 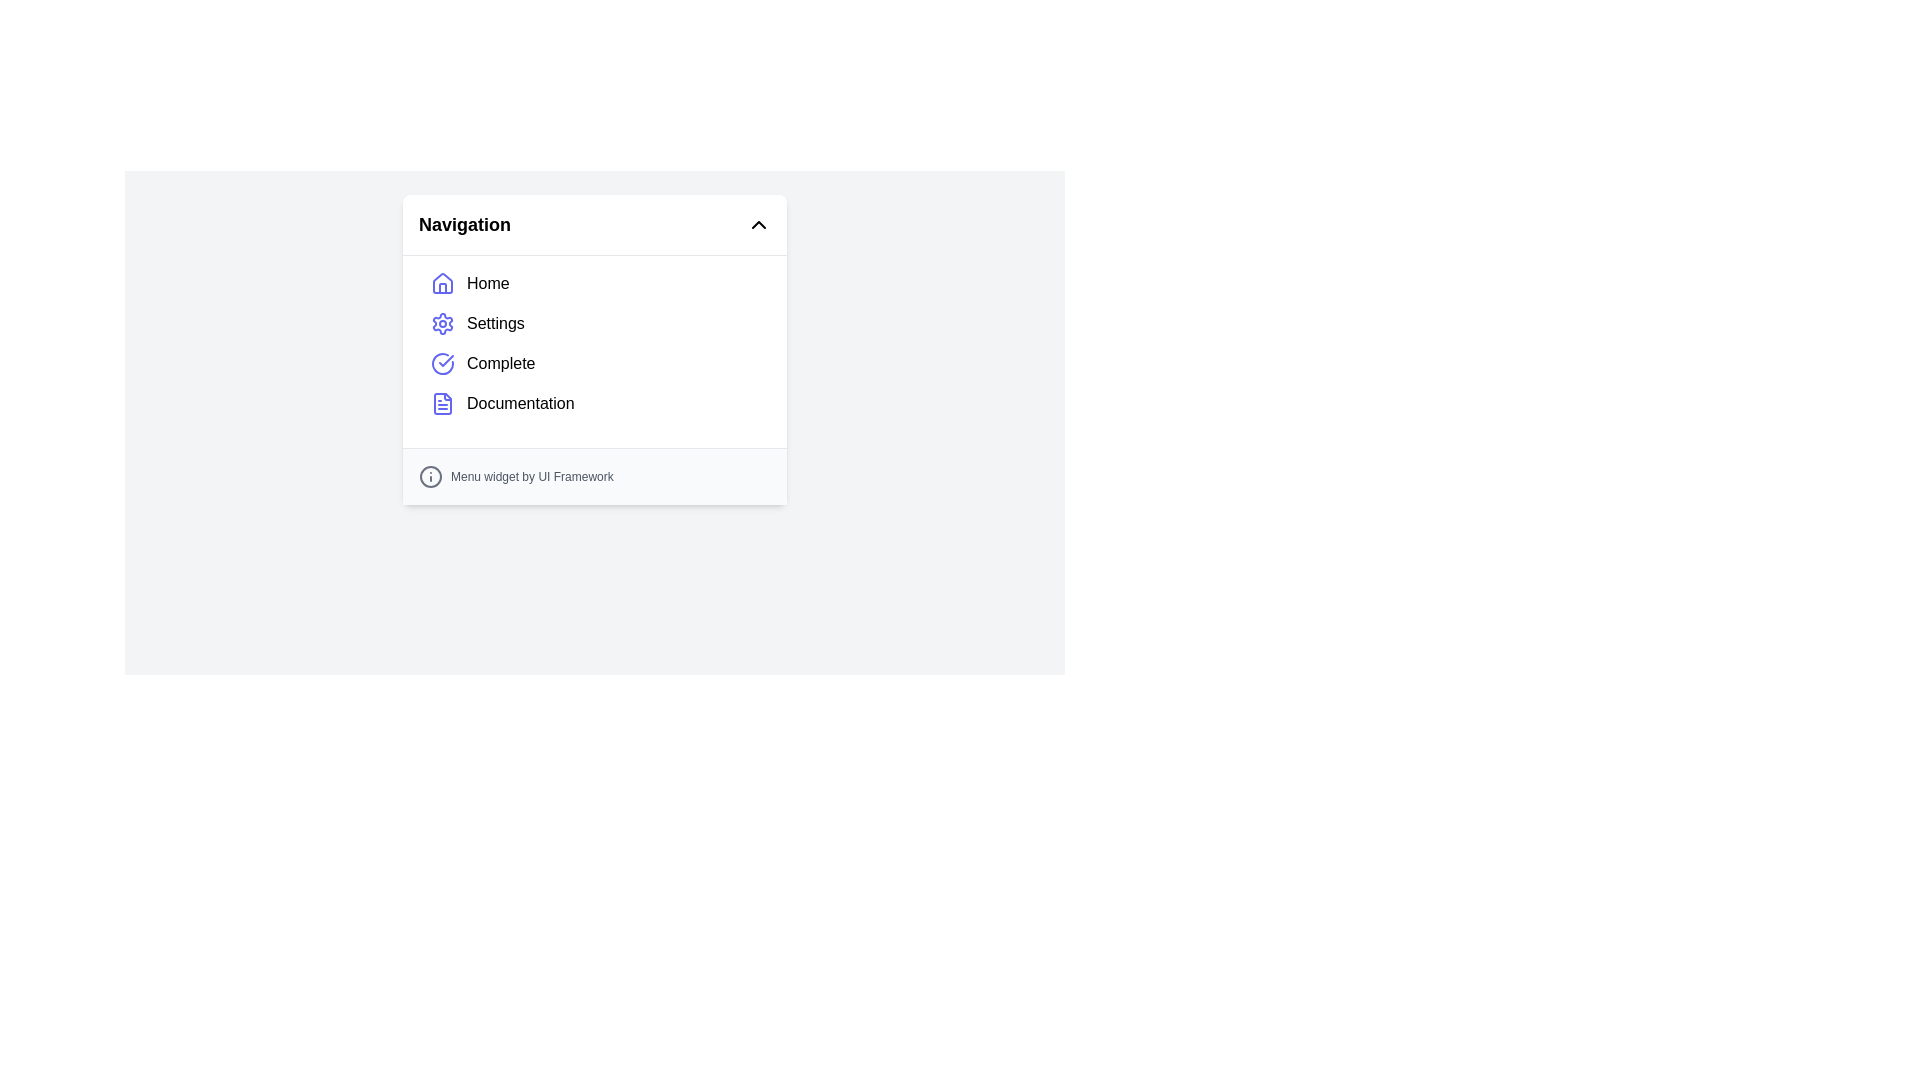 What do you see at coordinates (594, 284) in the screenshot?
I see `the 'Home' button in the navigation options` at bounding box center [594, 284].